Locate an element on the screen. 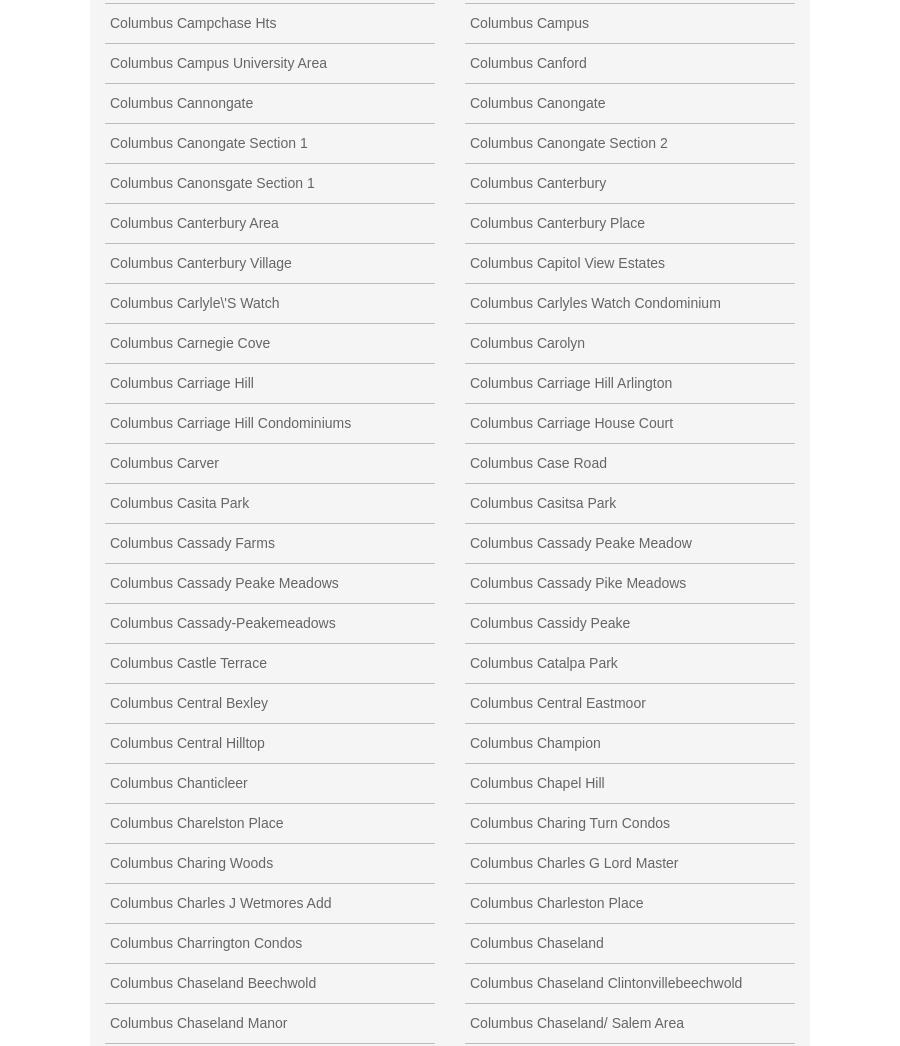 The image size is (900, 1046). 'Columbus Canterbury Place' is located at coordinates (468, 220).